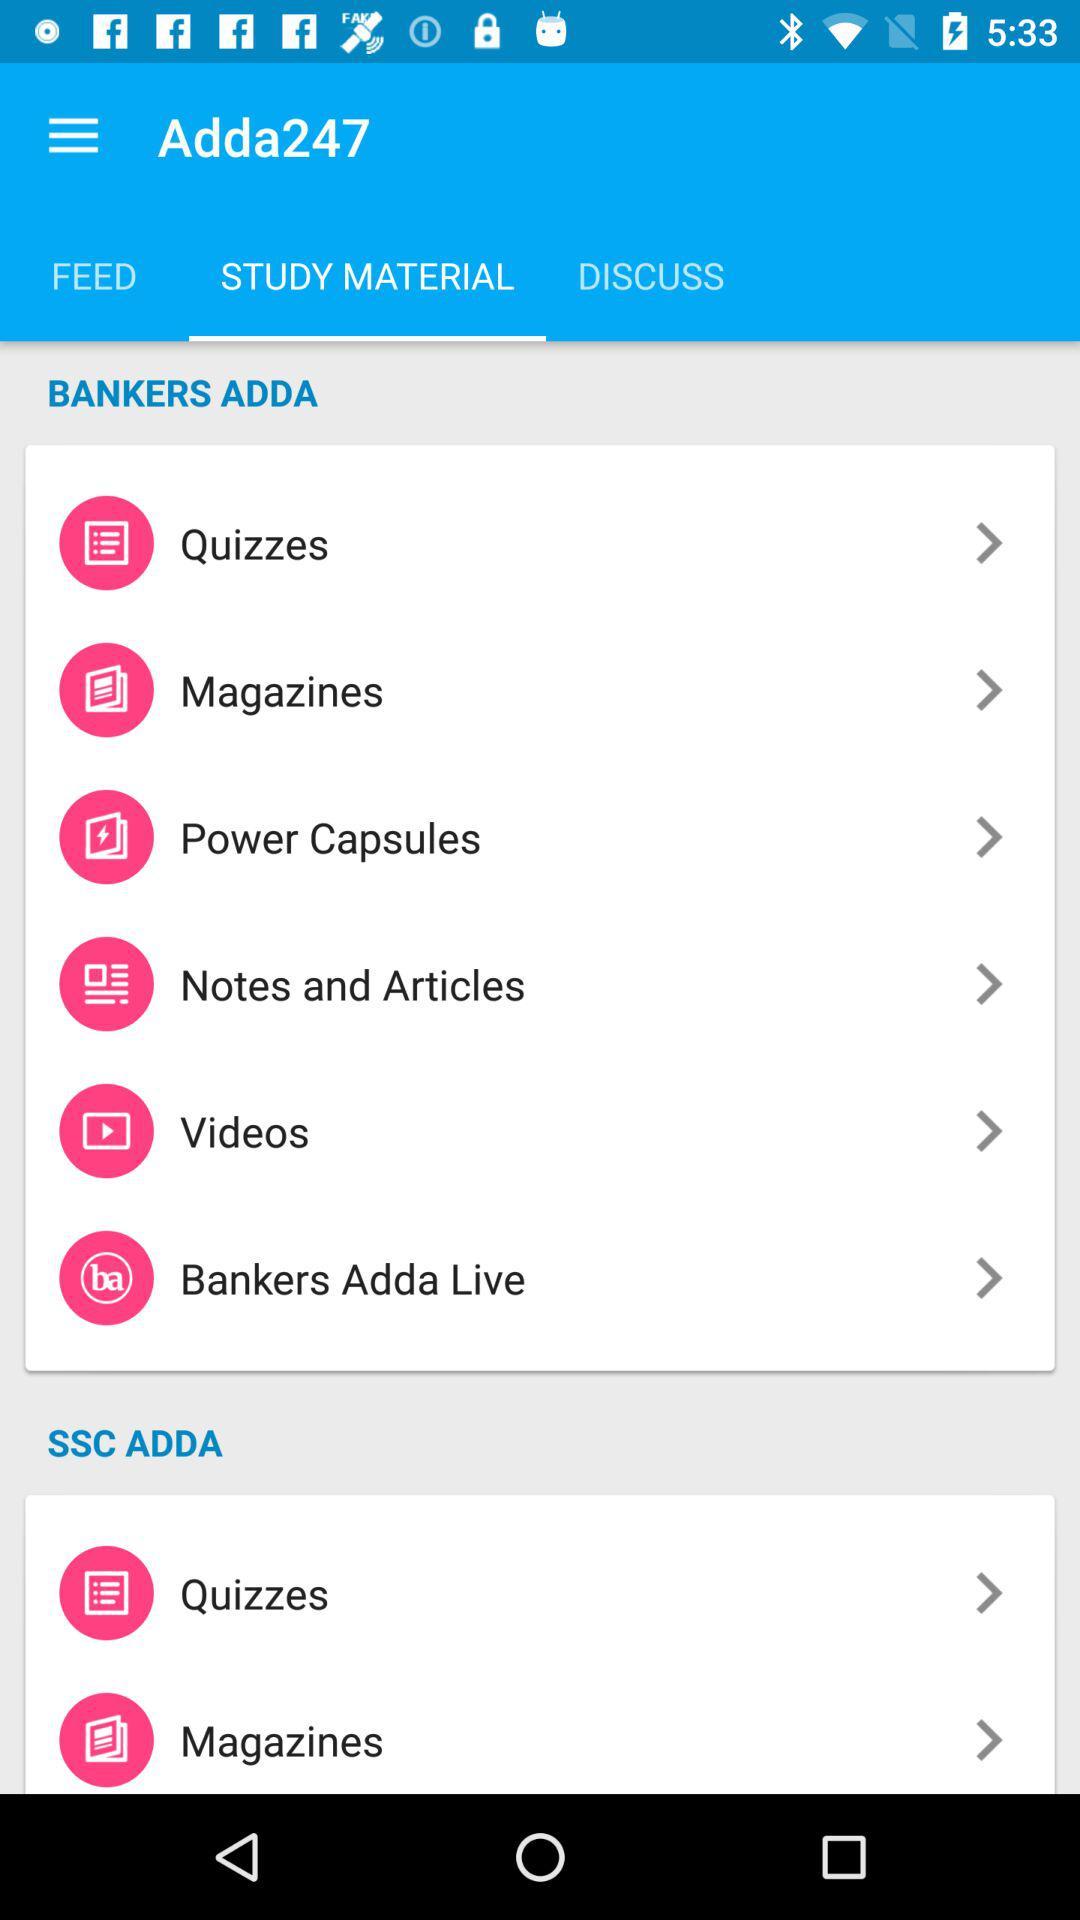 This screenshot has height=1920, width=1080. I want to click on the icon to the left of adda247, so click(72, 135).